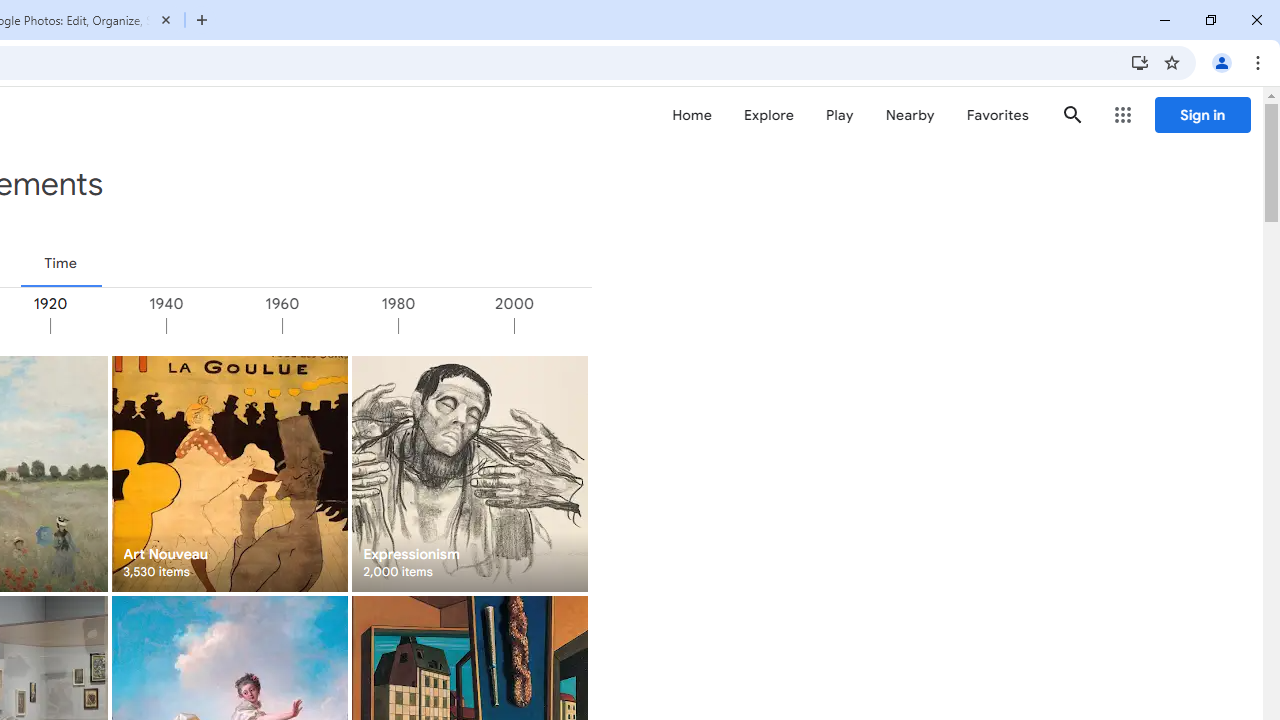  I want to click on '1920', so click(106, 325).